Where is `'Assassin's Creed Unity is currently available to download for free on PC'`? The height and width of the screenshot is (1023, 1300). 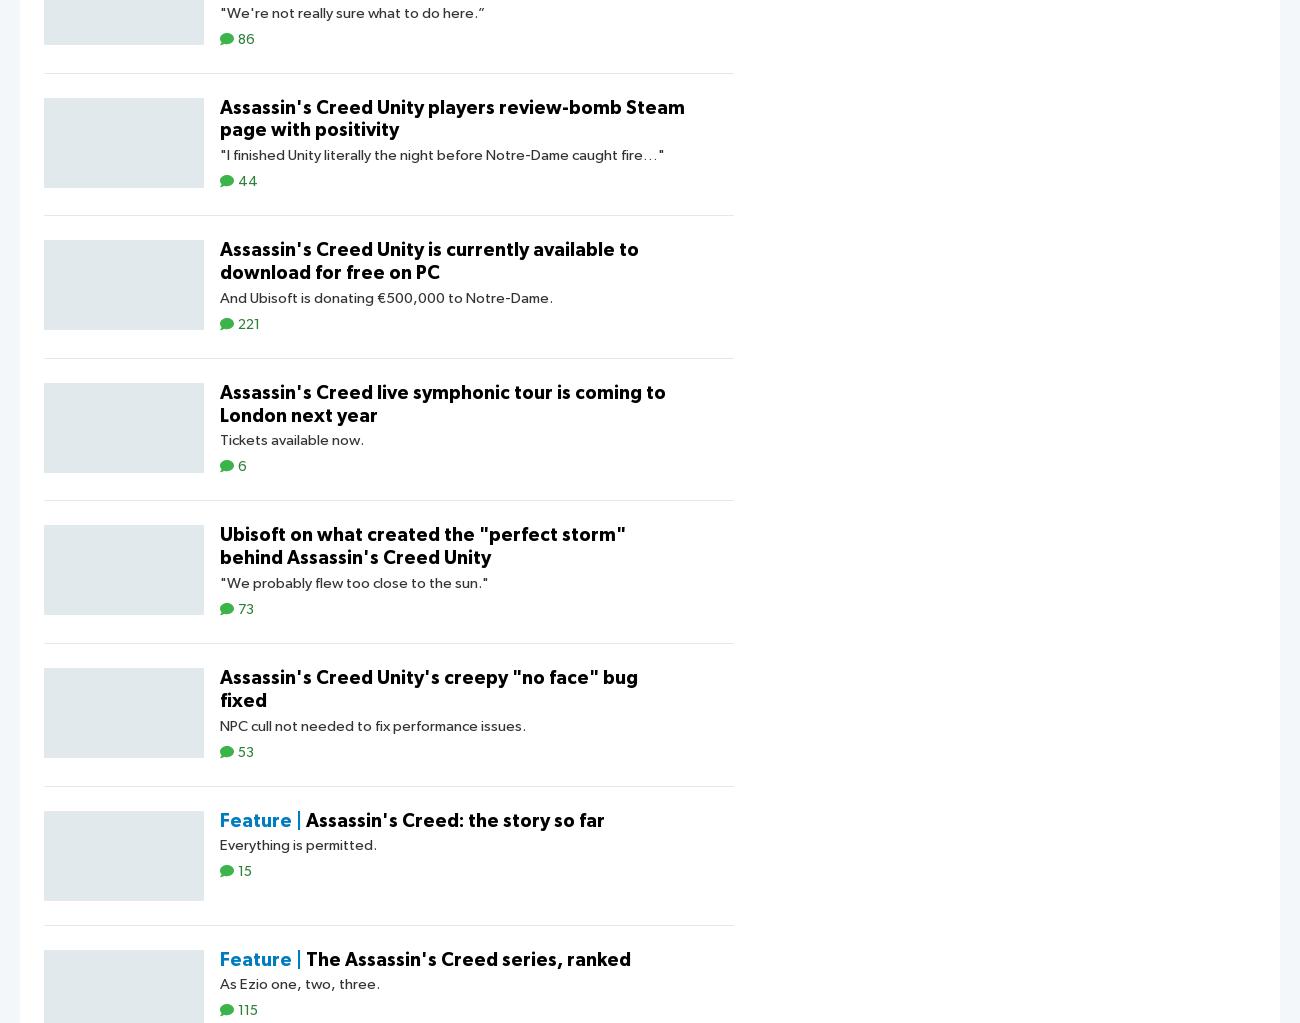 'Assassin's Creed Unity is currently available to download for free on PC' is located at coordinates (429, 261).